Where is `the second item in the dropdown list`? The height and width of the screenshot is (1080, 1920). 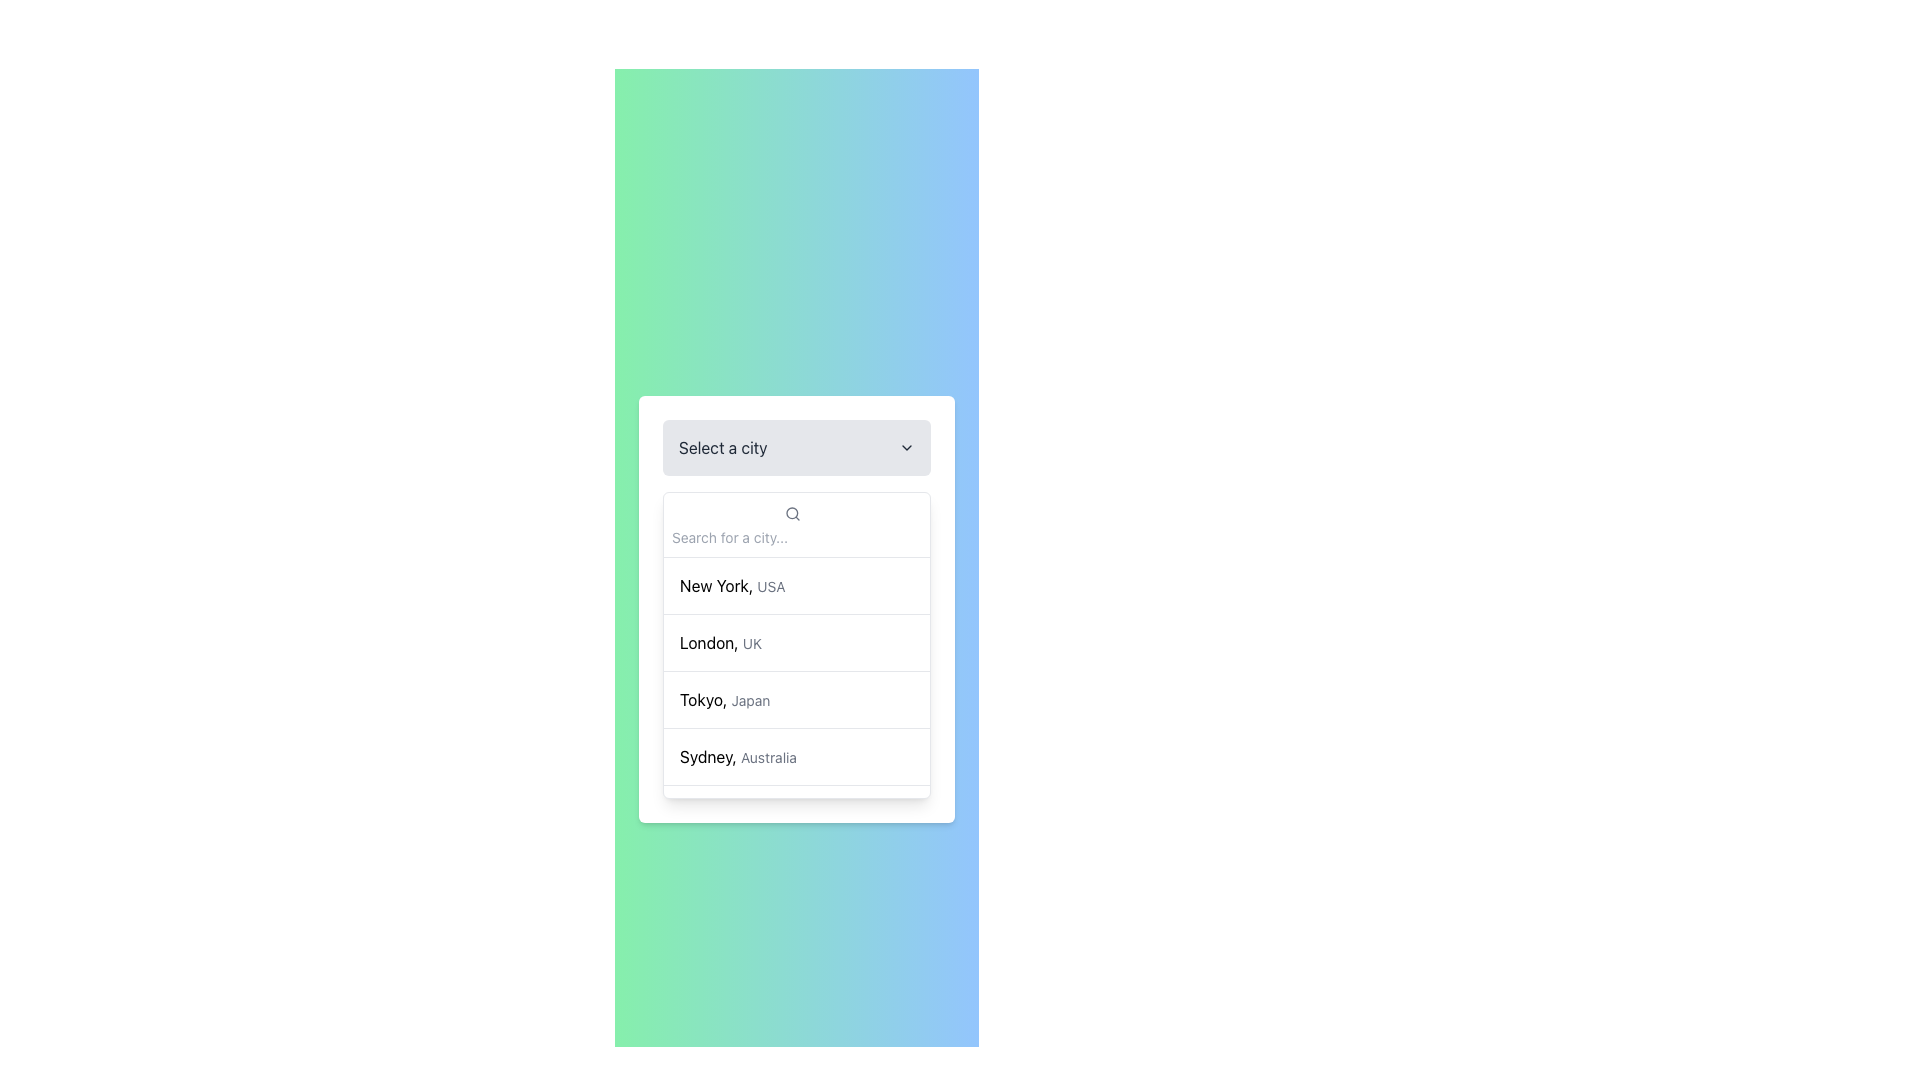
the second item in the dropdown list is located at coordinates (795, 643).